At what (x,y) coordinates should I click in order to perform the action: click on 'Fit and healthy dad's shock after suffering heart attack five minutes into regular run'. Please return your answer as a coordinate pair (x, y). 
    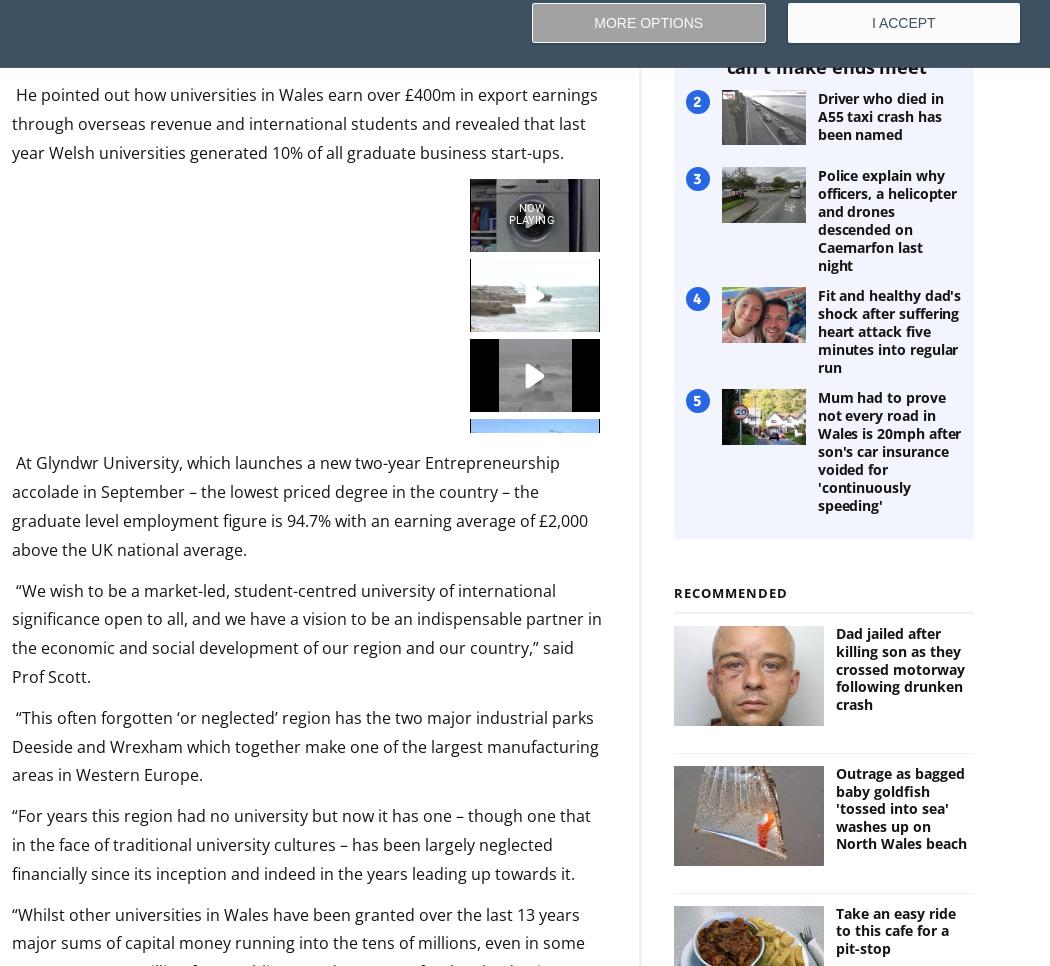
    Looking at the image, I should click on (888, 331).